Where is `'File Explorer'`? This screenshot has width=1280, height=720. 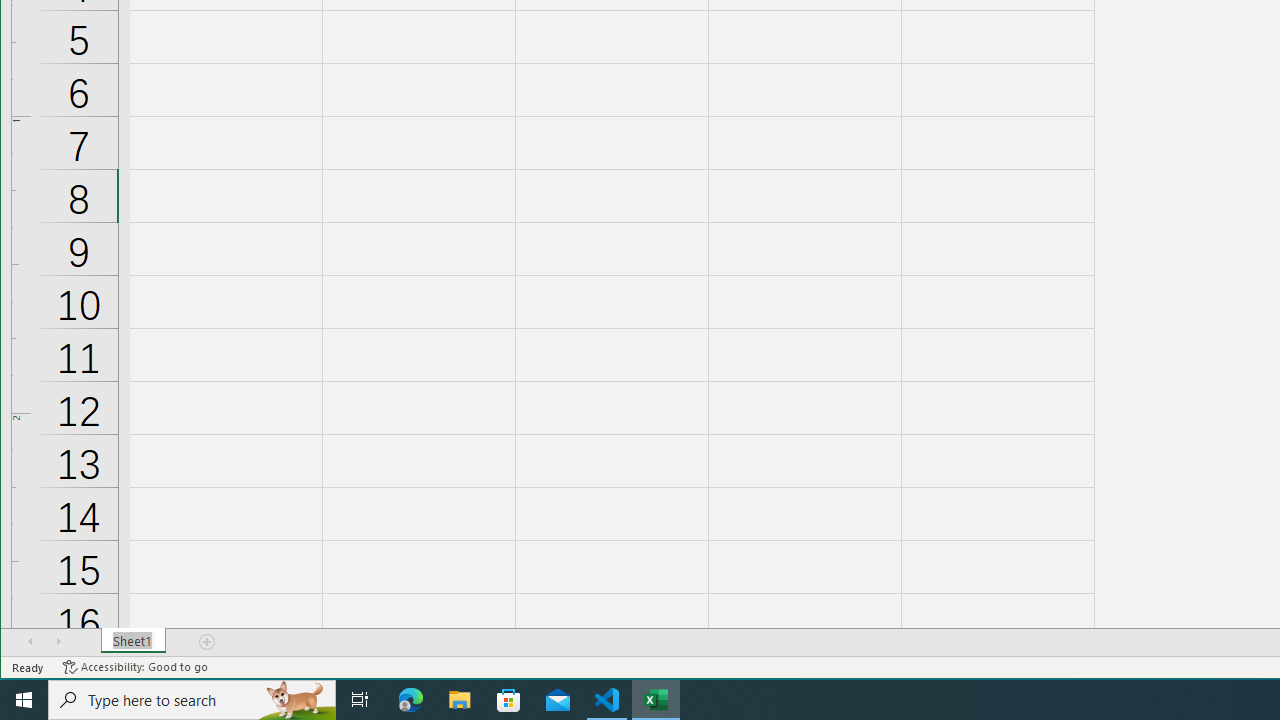 'File Explorer' is located at coordinates (459, 698).